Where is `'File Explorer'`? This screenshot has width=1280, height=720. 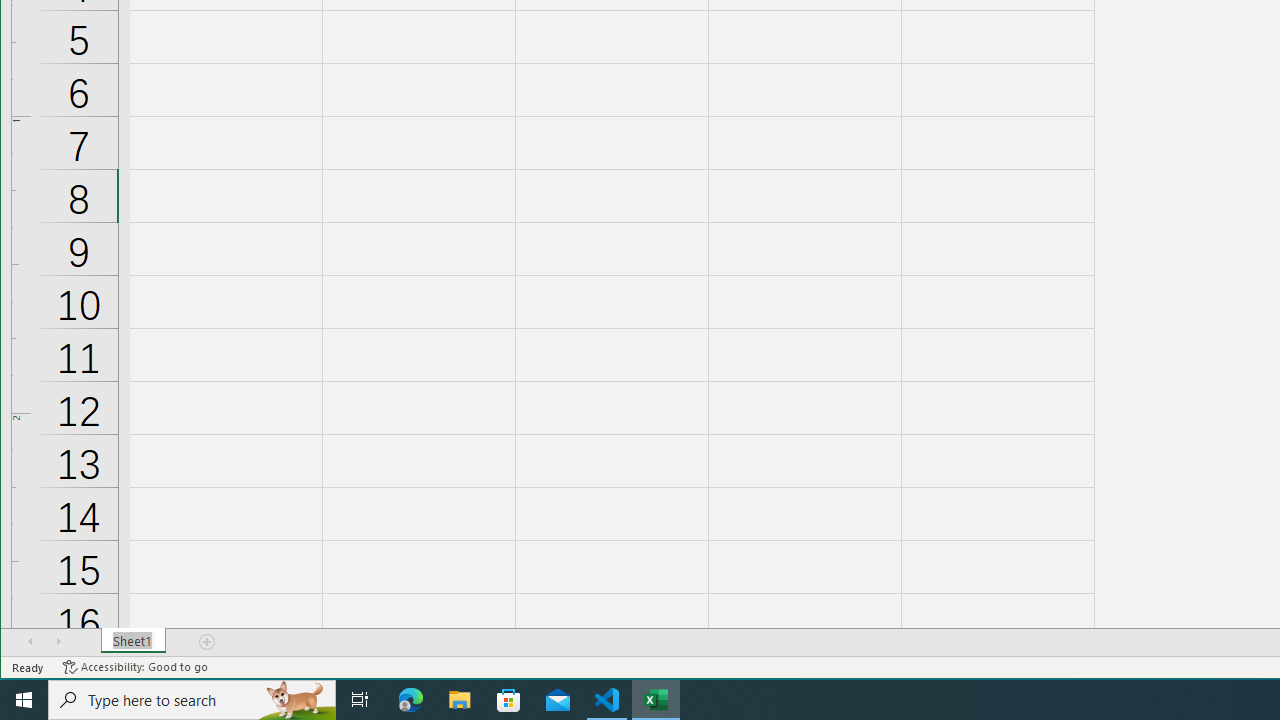 'File Explorer' is located at coordinates (459, 698).